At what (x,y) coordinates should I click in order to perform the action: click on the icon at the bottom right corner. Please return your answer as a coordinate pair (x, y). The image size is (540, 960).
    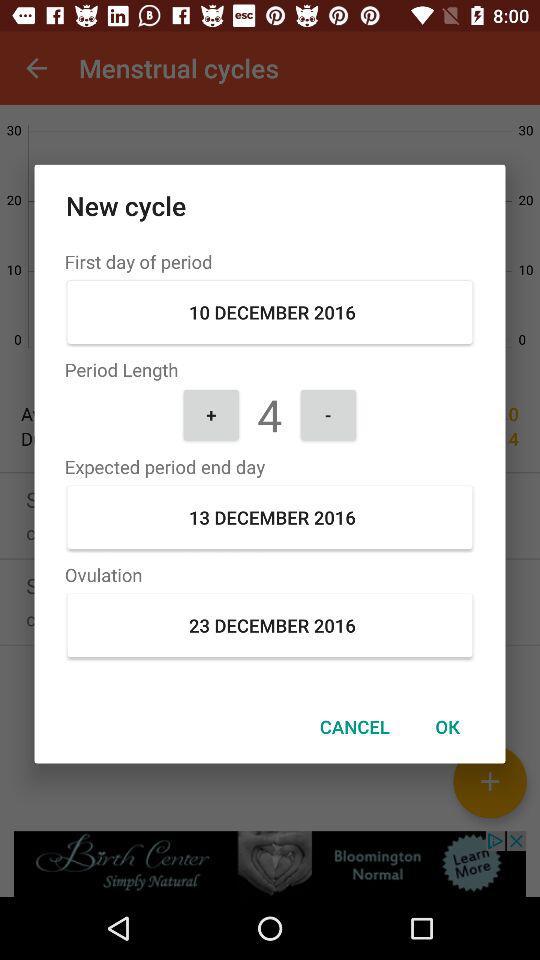
    Looking at the image, I should click on (447, 725).